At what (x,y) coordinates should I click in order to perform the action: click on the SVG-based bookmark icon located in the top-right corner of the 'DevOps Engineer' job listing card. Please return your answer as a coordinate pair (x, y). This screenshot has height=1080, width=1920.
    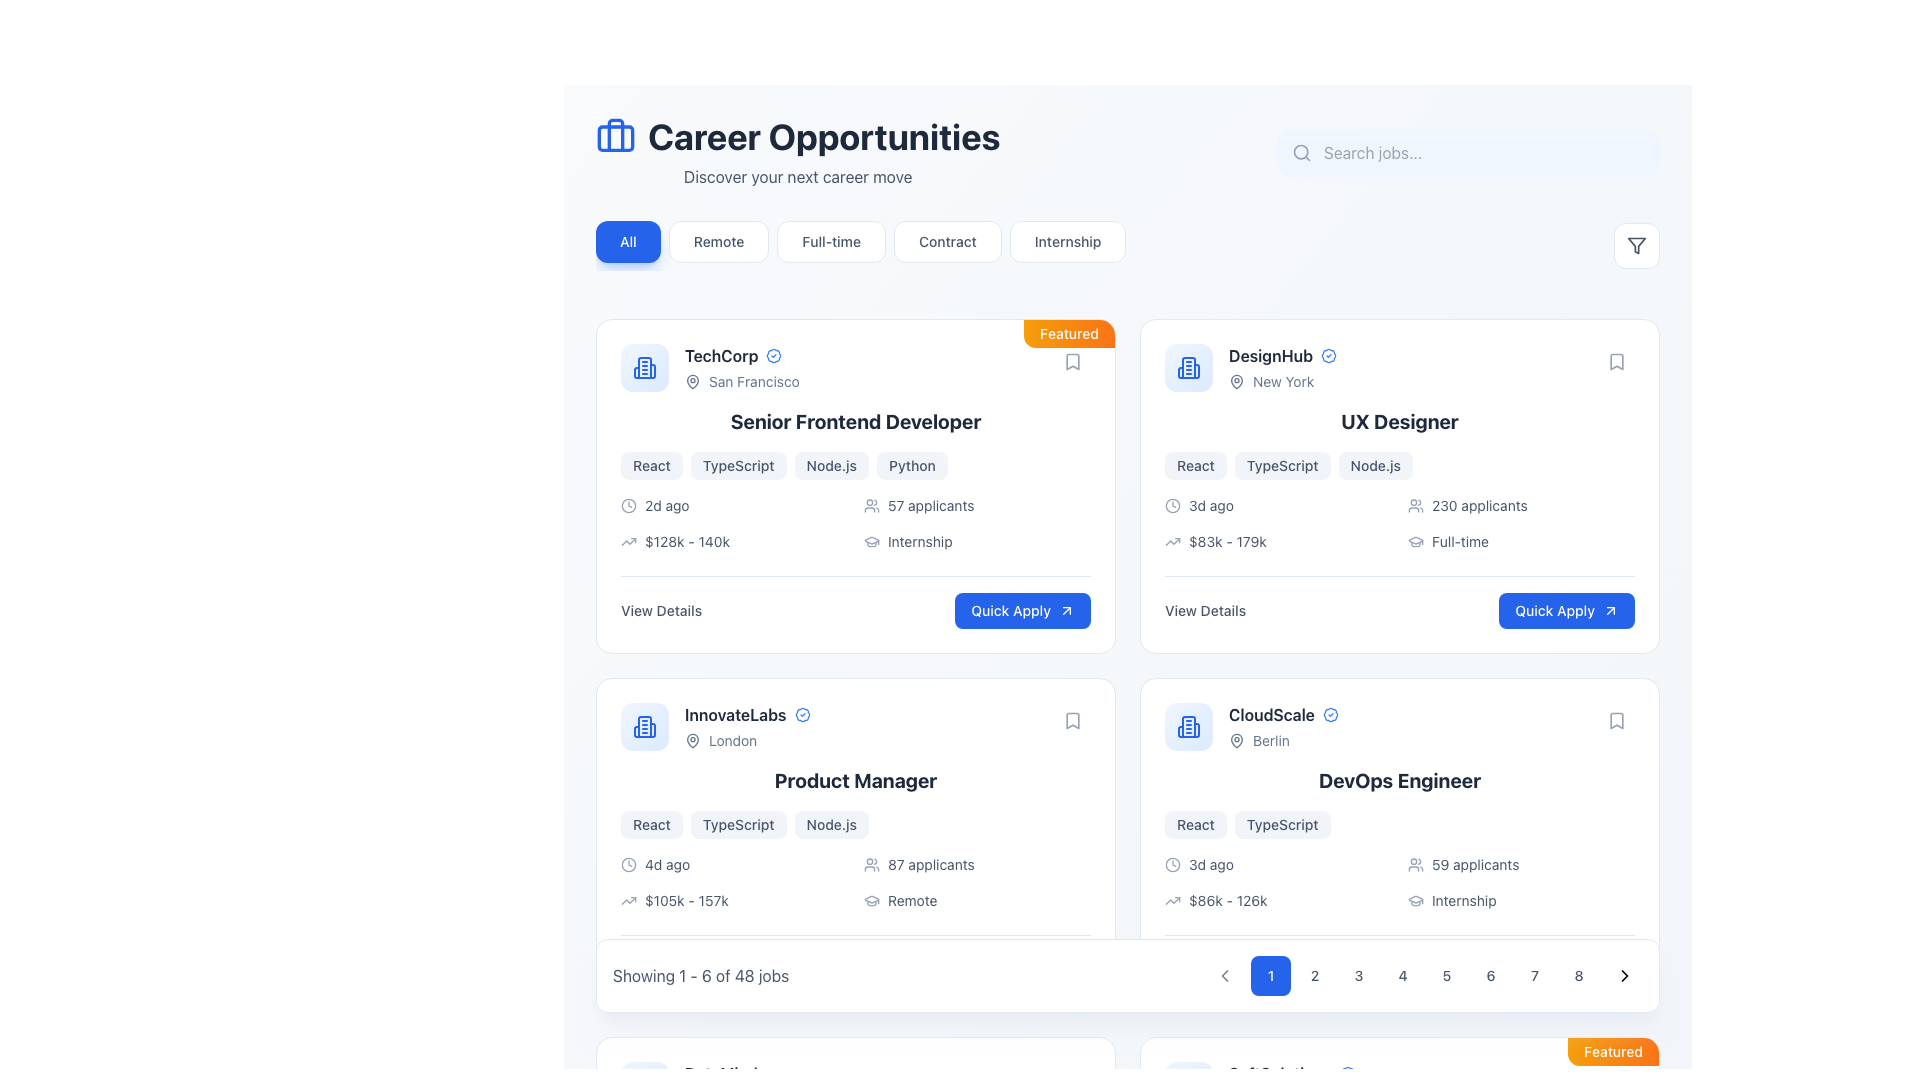
    Looking at the image, I should click on (1617, 721).